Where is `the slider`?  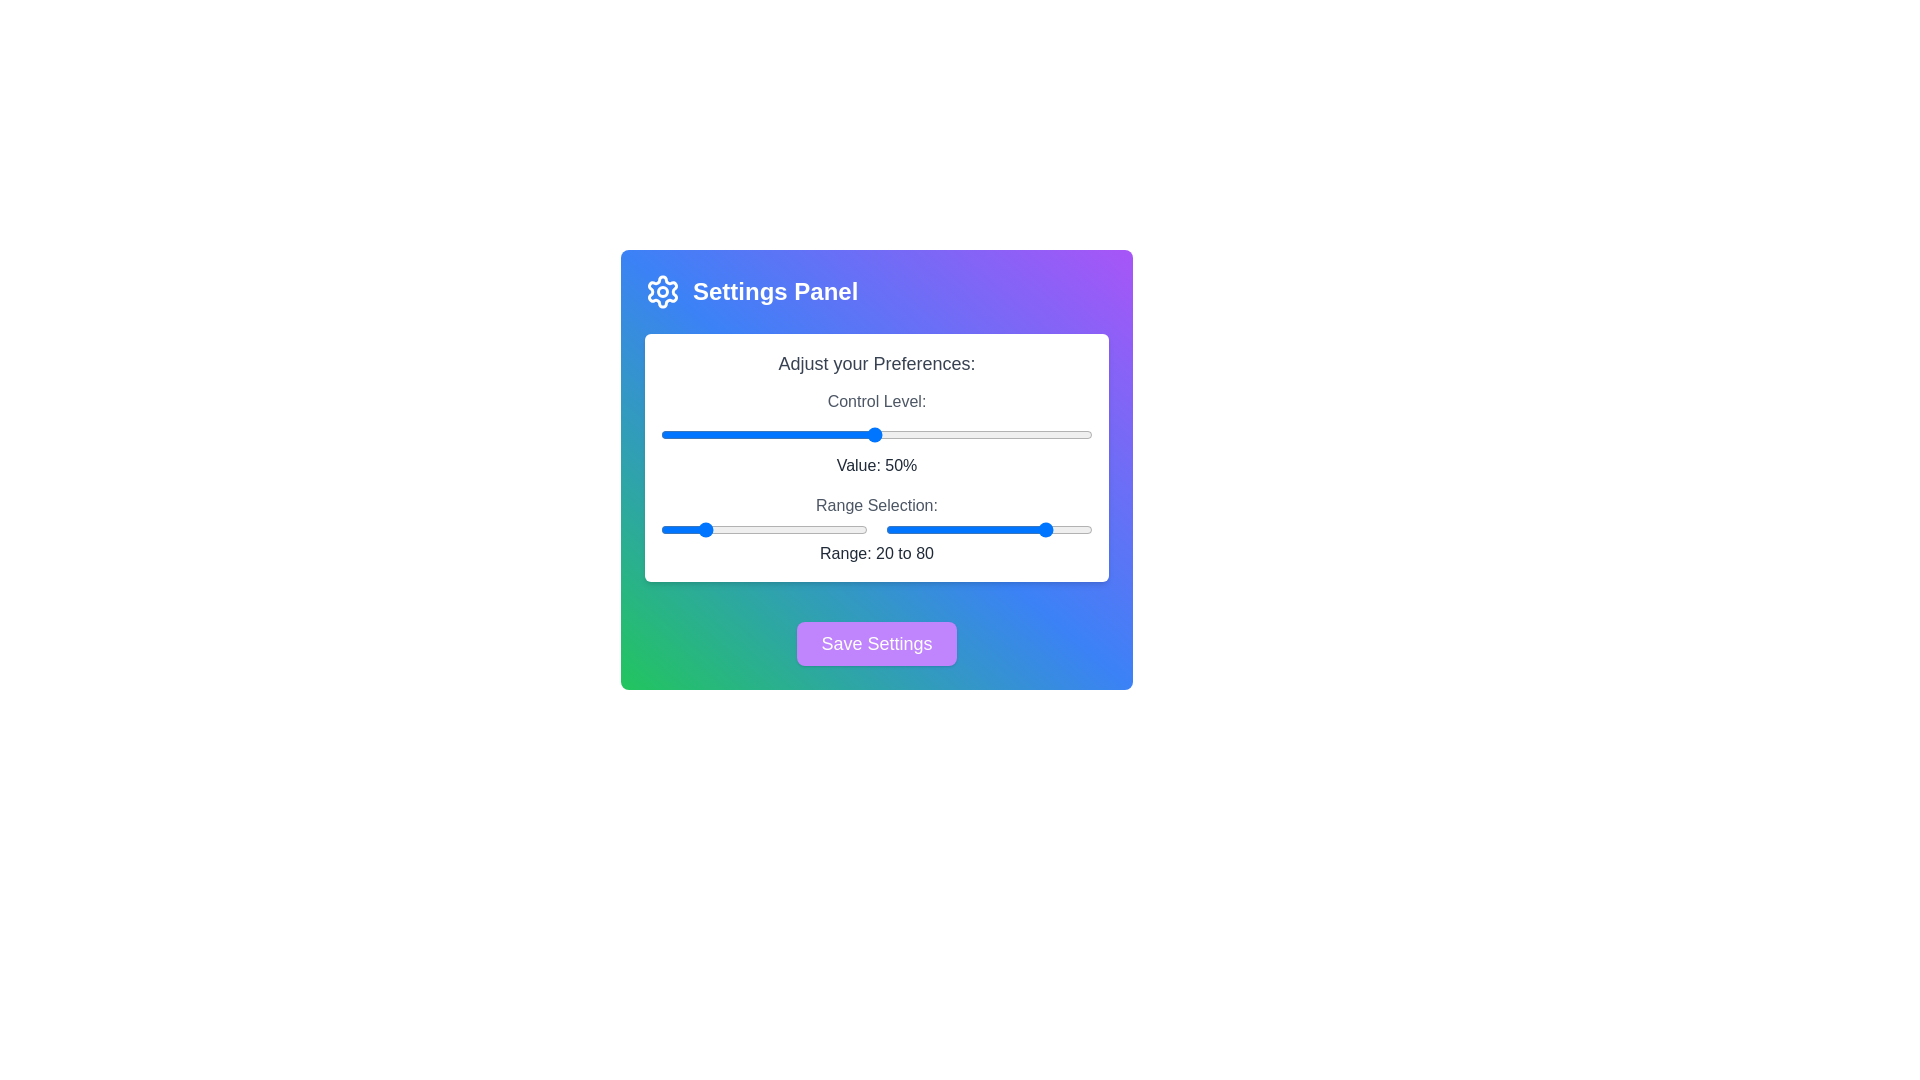
the slider is located at coordinates (667, 528).